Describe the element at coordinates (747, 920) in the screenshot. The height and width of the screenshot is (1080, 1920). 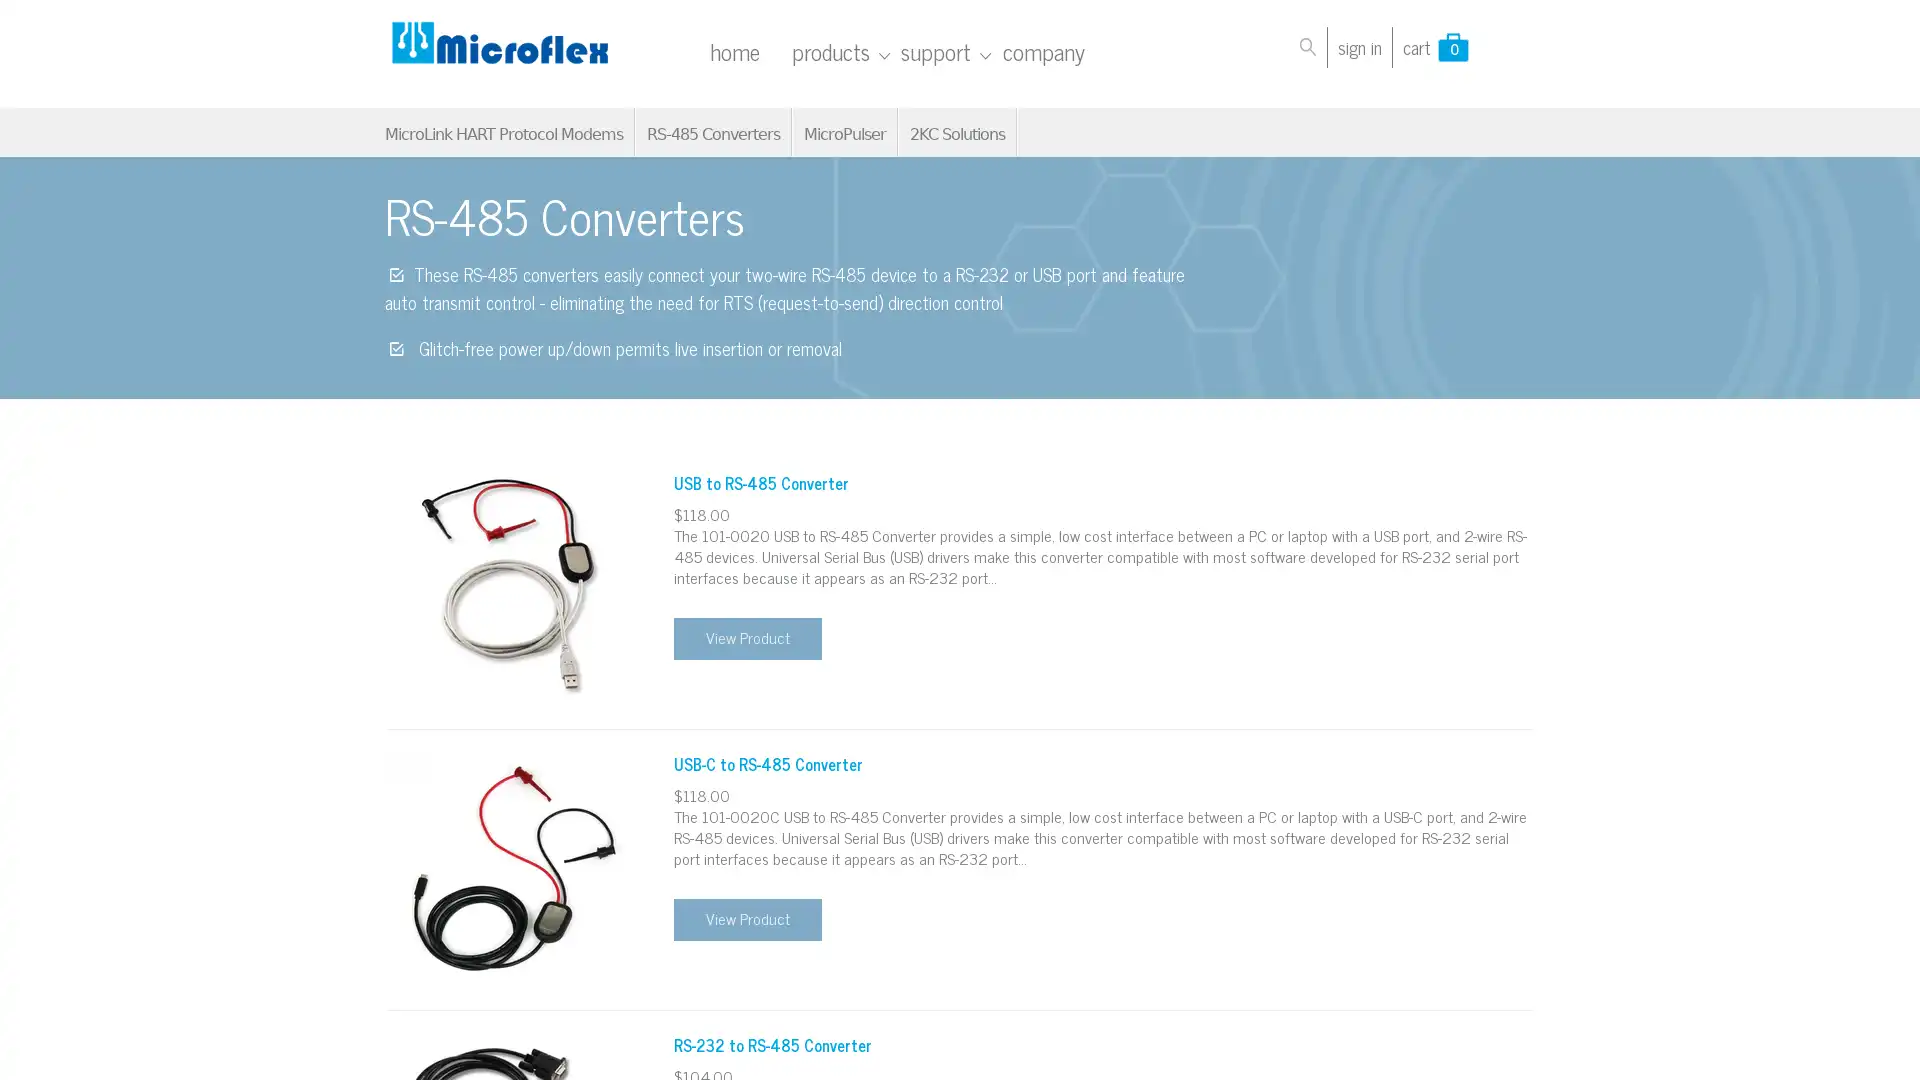
I see `View Product` at that location.